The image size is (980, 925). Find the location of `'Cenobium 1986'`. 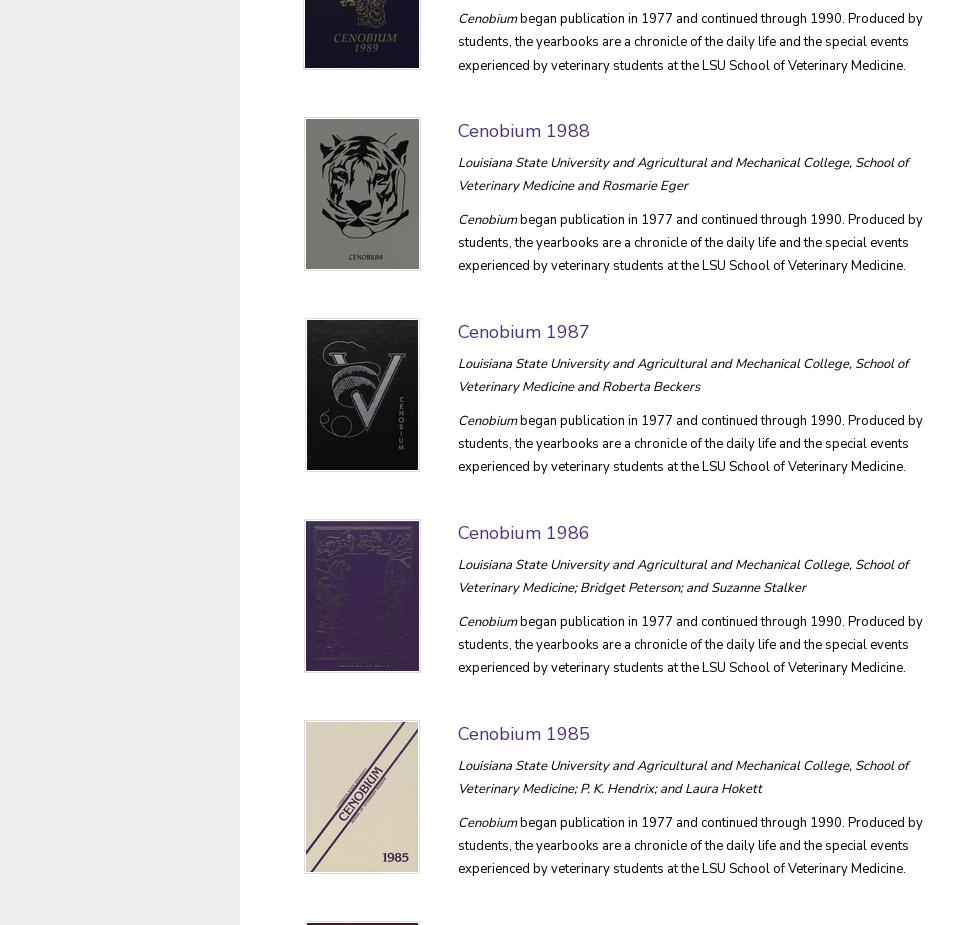

'Cenobium 1986' is located at coordinates (524, 531).